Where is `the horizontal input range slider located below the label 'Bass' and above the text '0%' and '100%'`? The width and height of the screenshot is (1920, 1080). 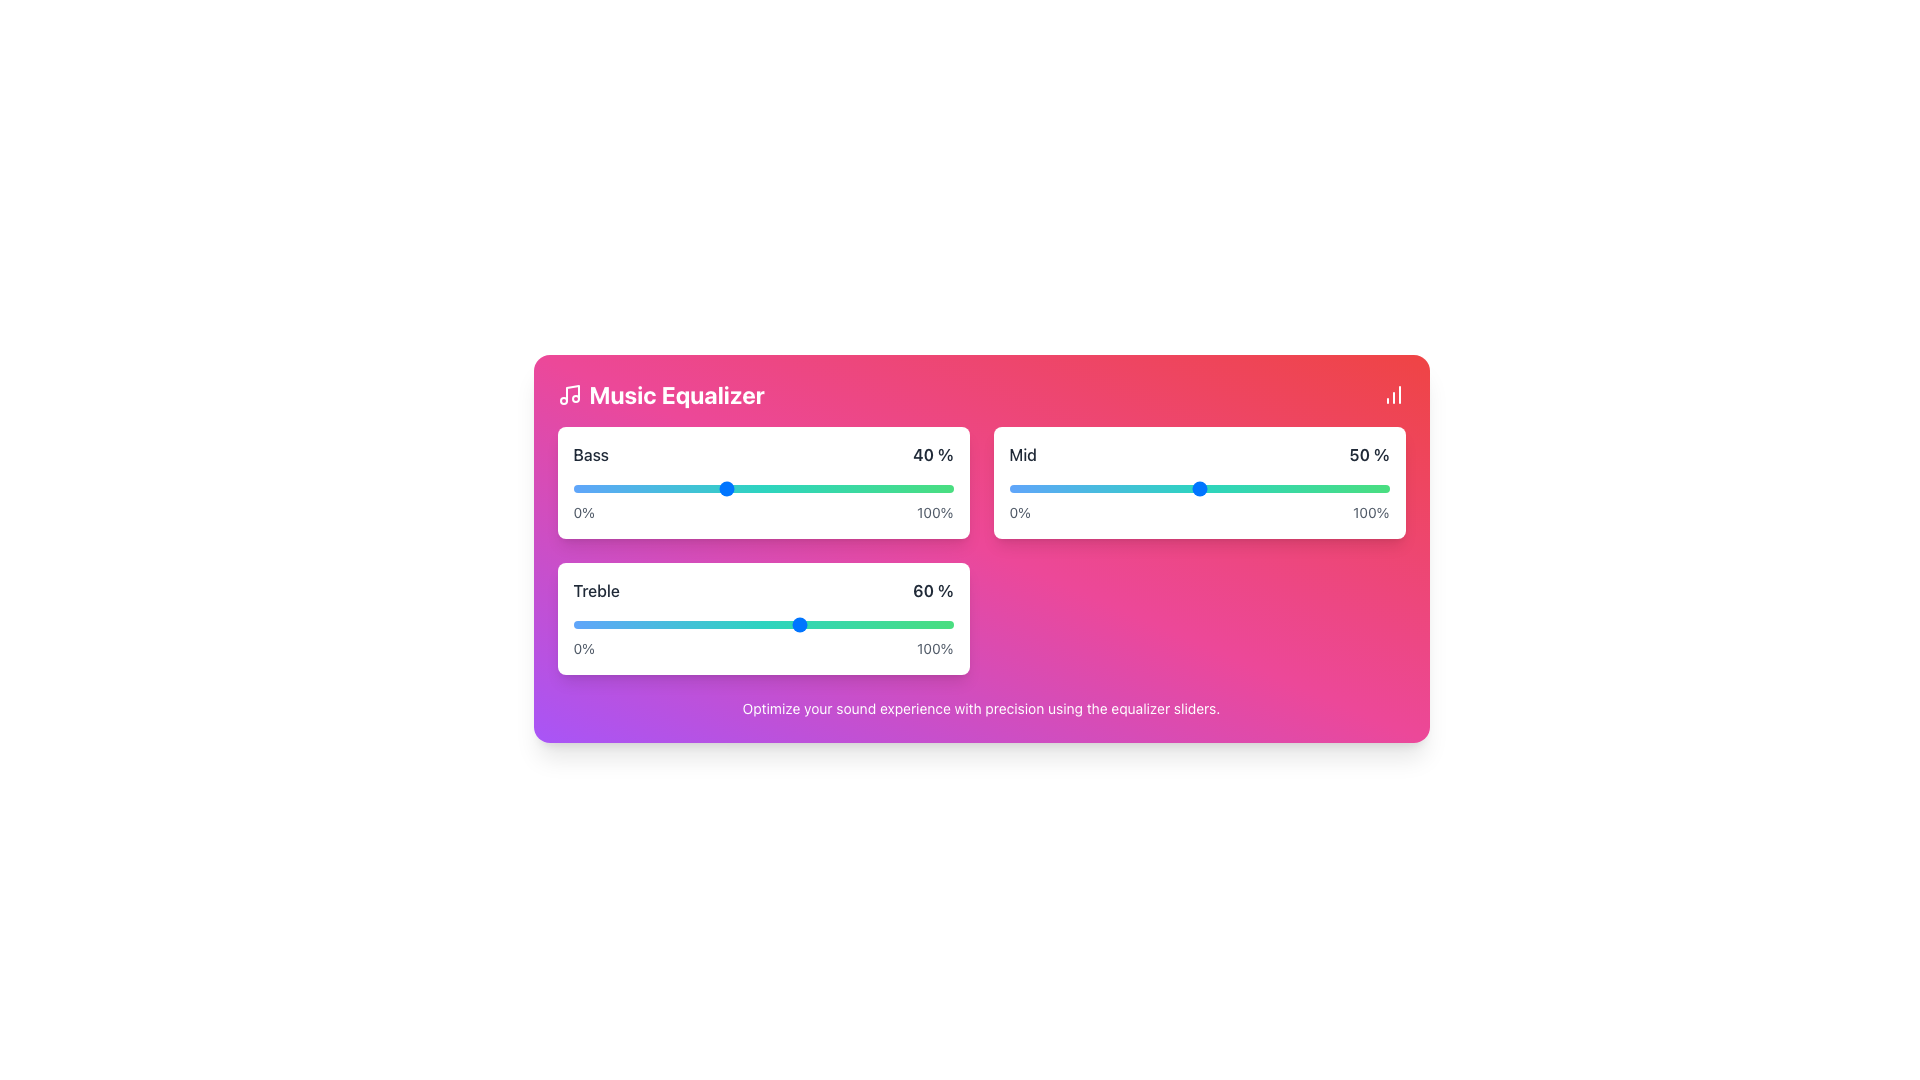 the horizontal input range slider located below the label 'Bass' and above the text '0%' and '100%' is located at coordinates (762, 489).